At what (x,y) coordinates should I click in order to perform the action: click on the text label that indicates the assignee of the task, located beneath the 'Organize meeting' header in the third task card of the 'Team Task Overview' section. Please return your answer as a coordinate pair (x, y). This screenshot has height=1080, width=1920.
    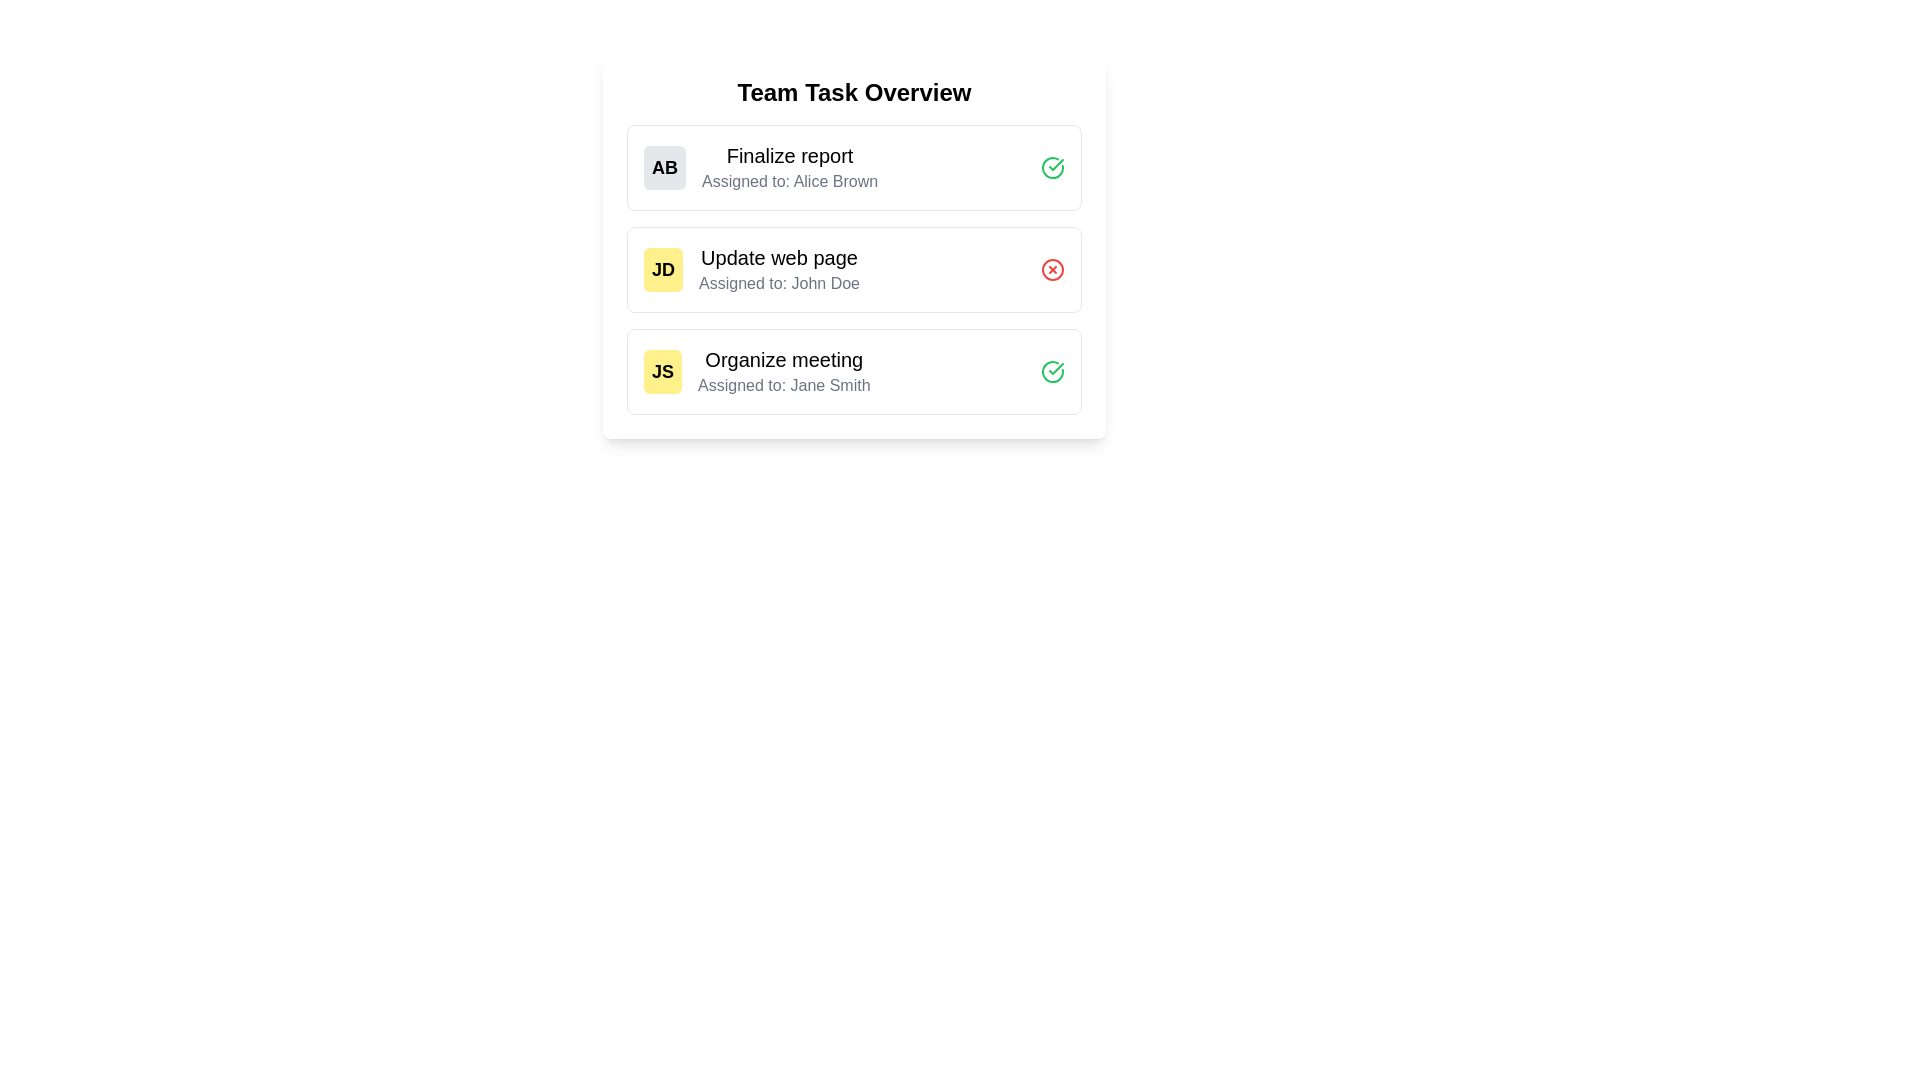
    Looking at the image, I should click on (783, 385).